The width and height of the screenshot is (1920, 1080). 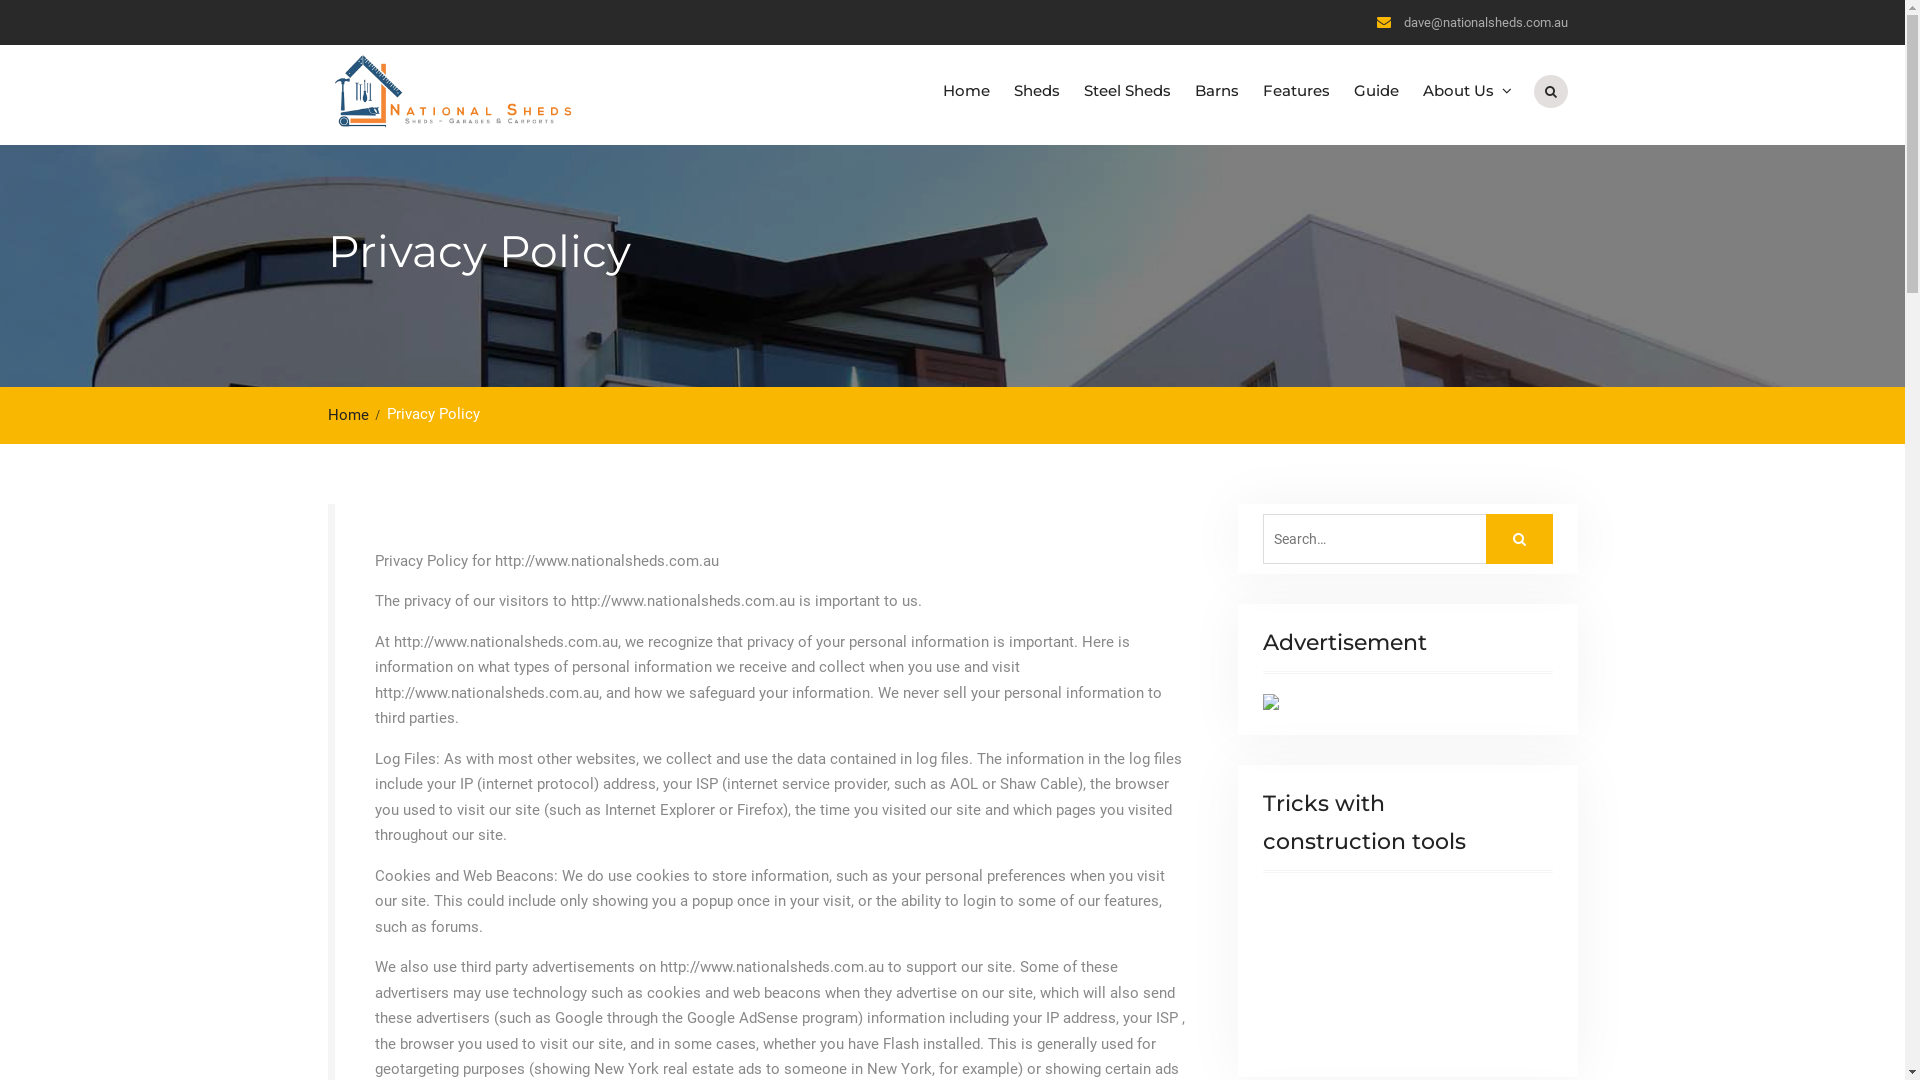 I want to click on 'Home', so click(x=354, y=414).